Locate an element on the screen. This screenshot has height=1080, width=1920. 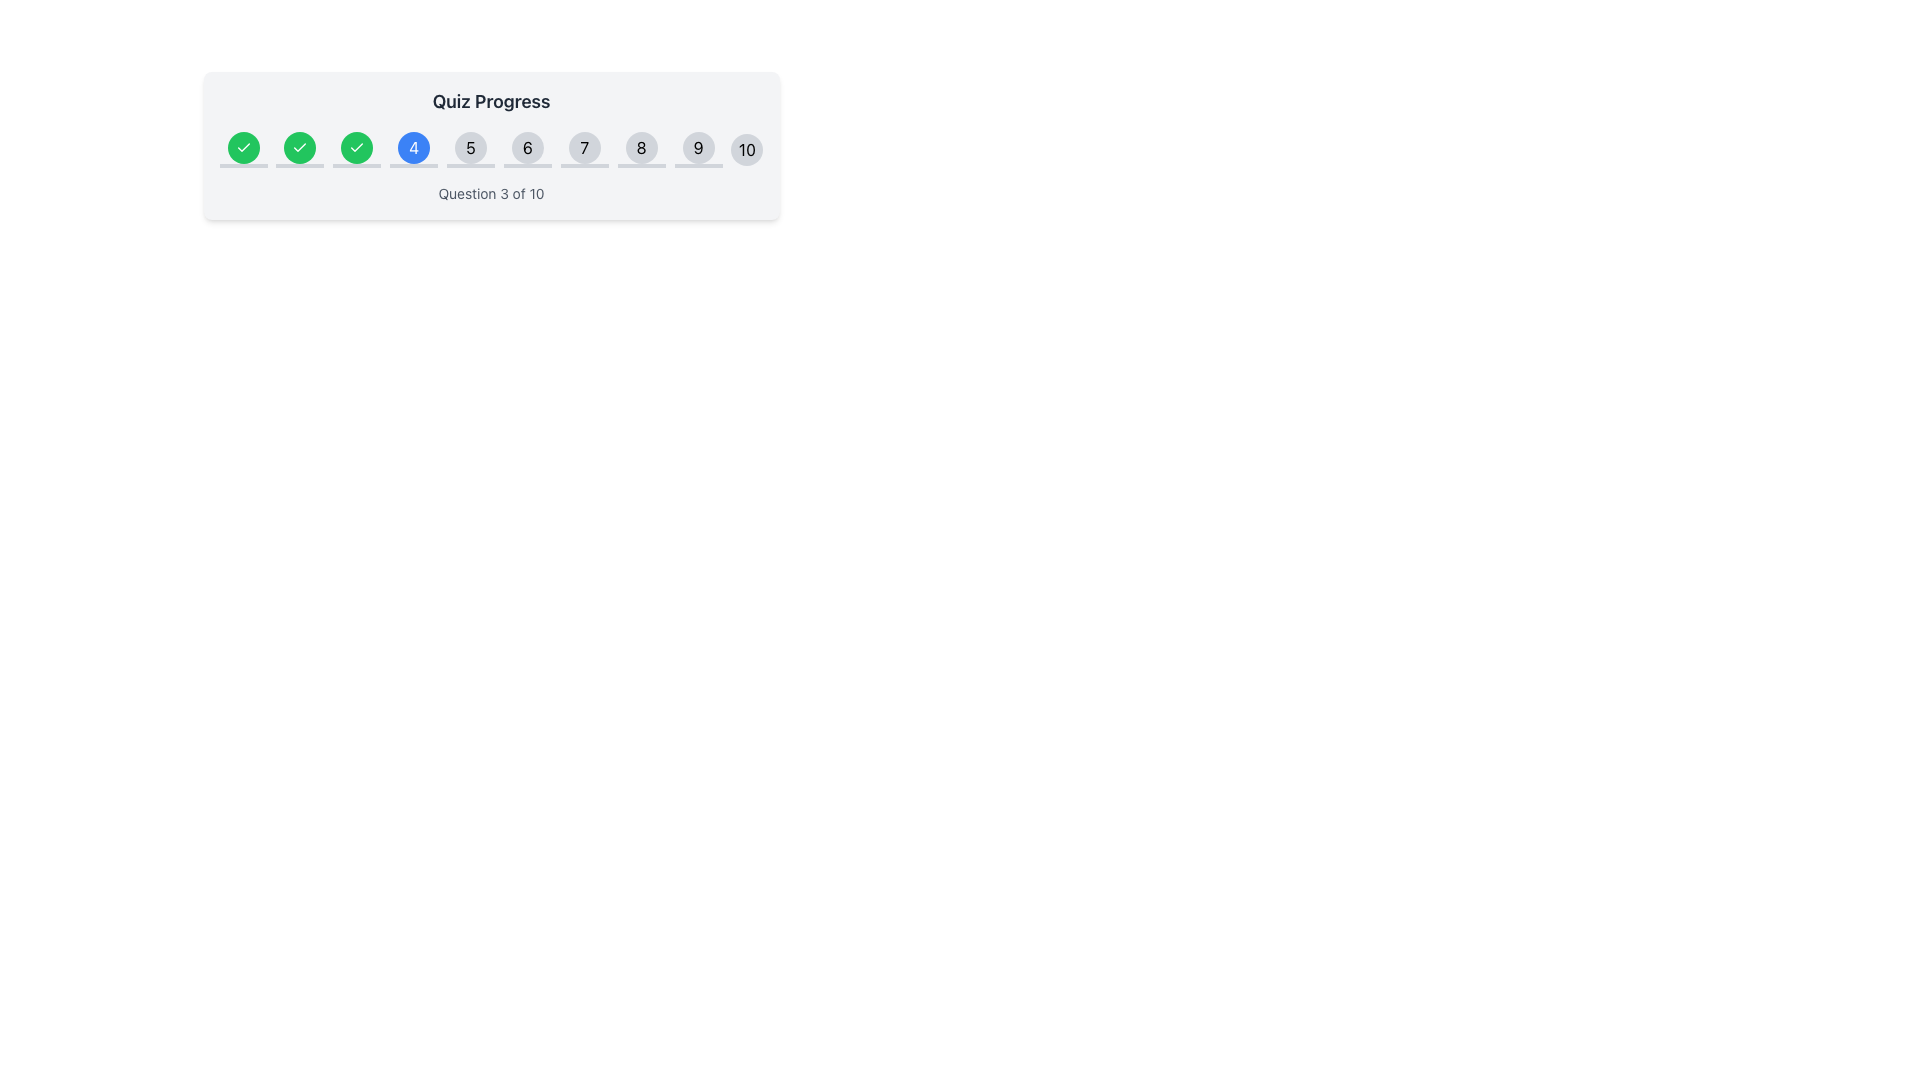
static text label that displays 'Question 3 of 10', which is centered and positioned below the progress tracker is located at coordinates (491, 193).